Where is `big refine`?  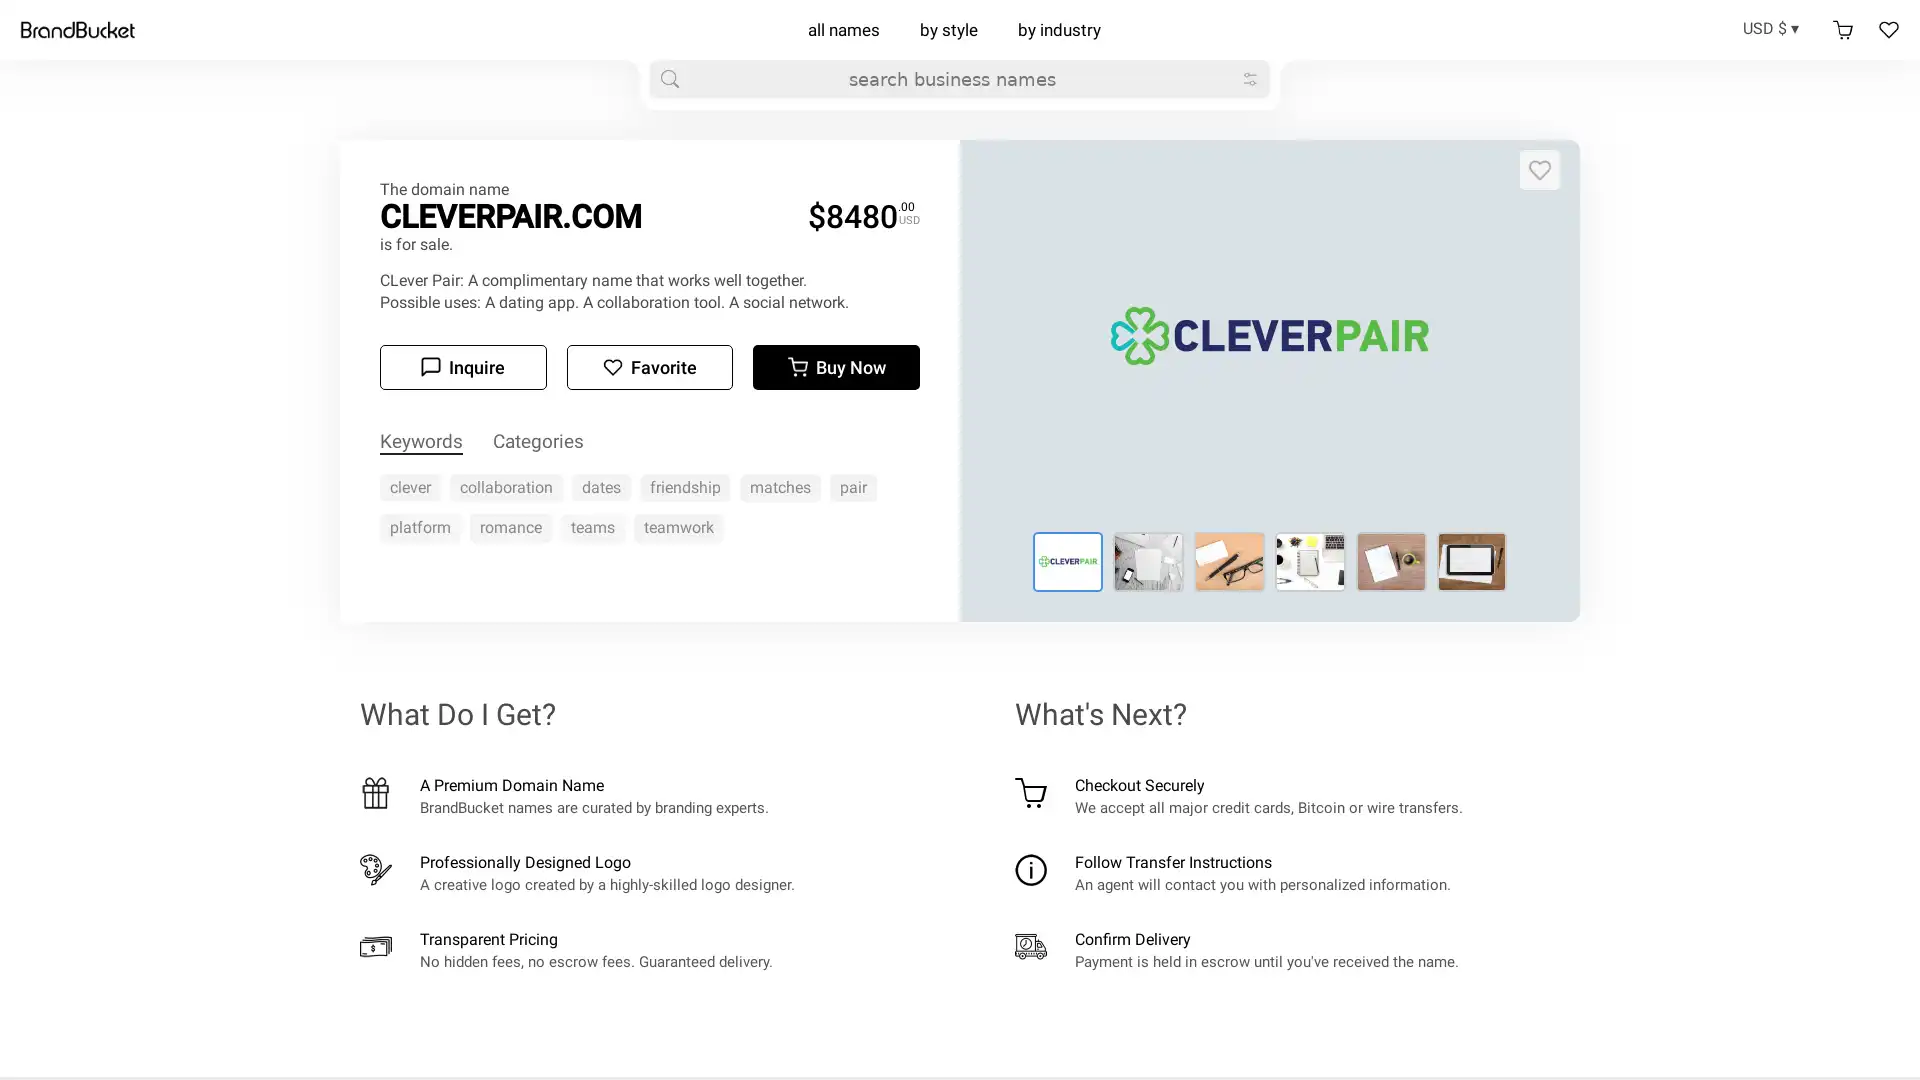 big refine is located at coordinates (1248, 77).